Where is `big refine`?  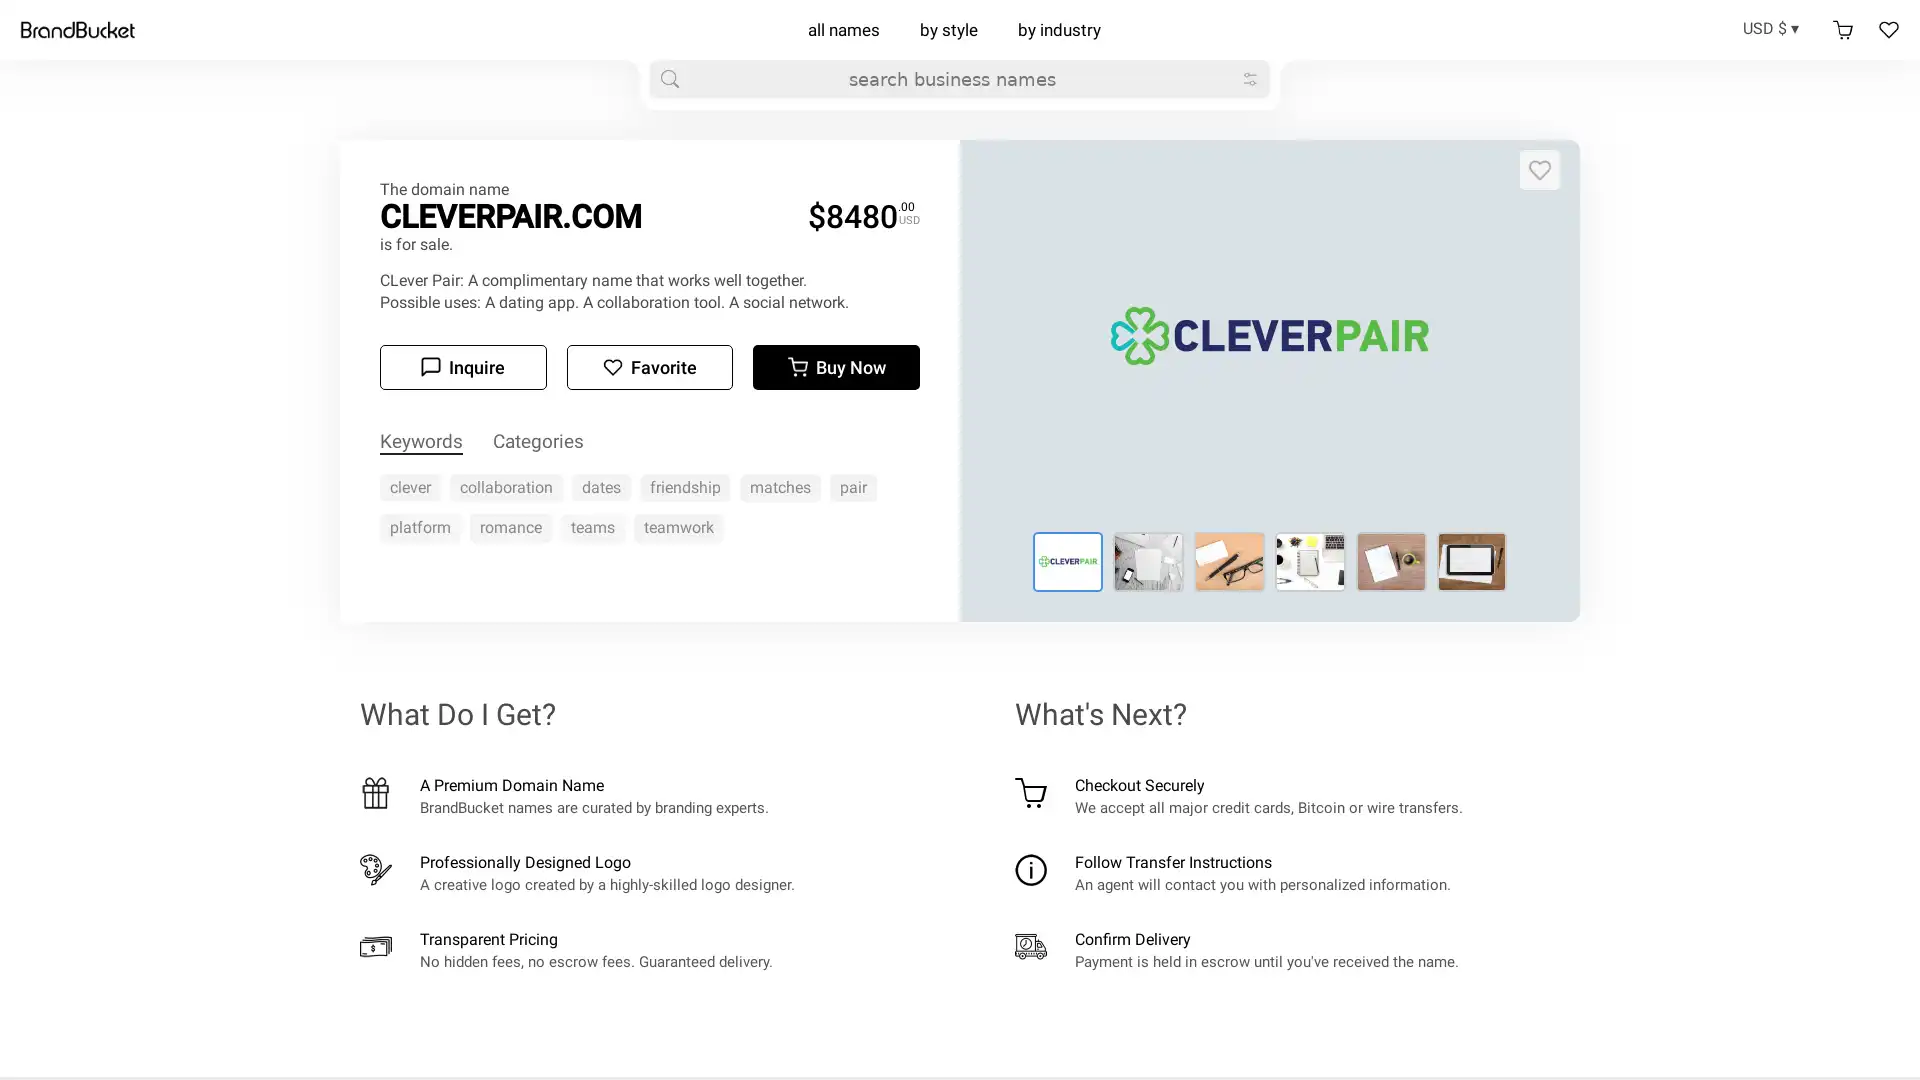 big refine is located at coordinates (1248, 77).